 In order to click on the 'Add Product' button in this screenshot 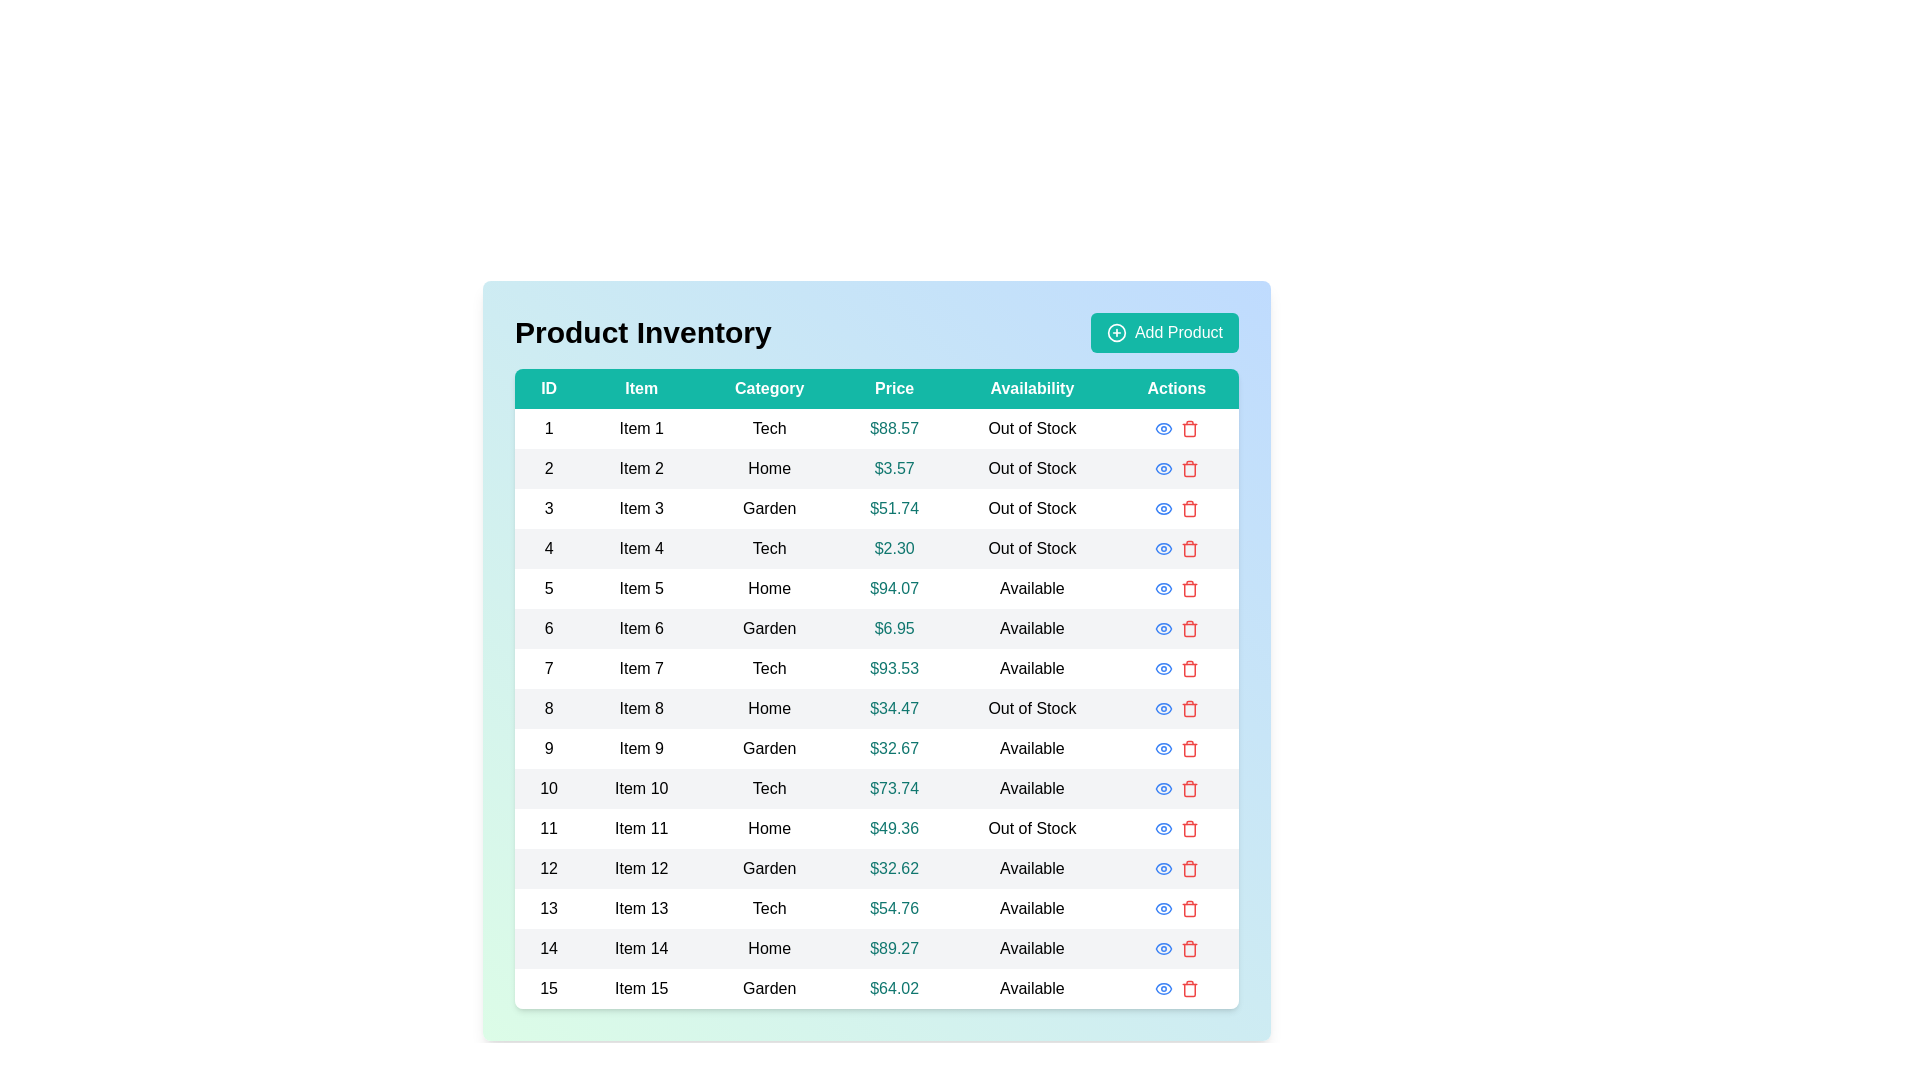, I will do `click(1163, 331)`.